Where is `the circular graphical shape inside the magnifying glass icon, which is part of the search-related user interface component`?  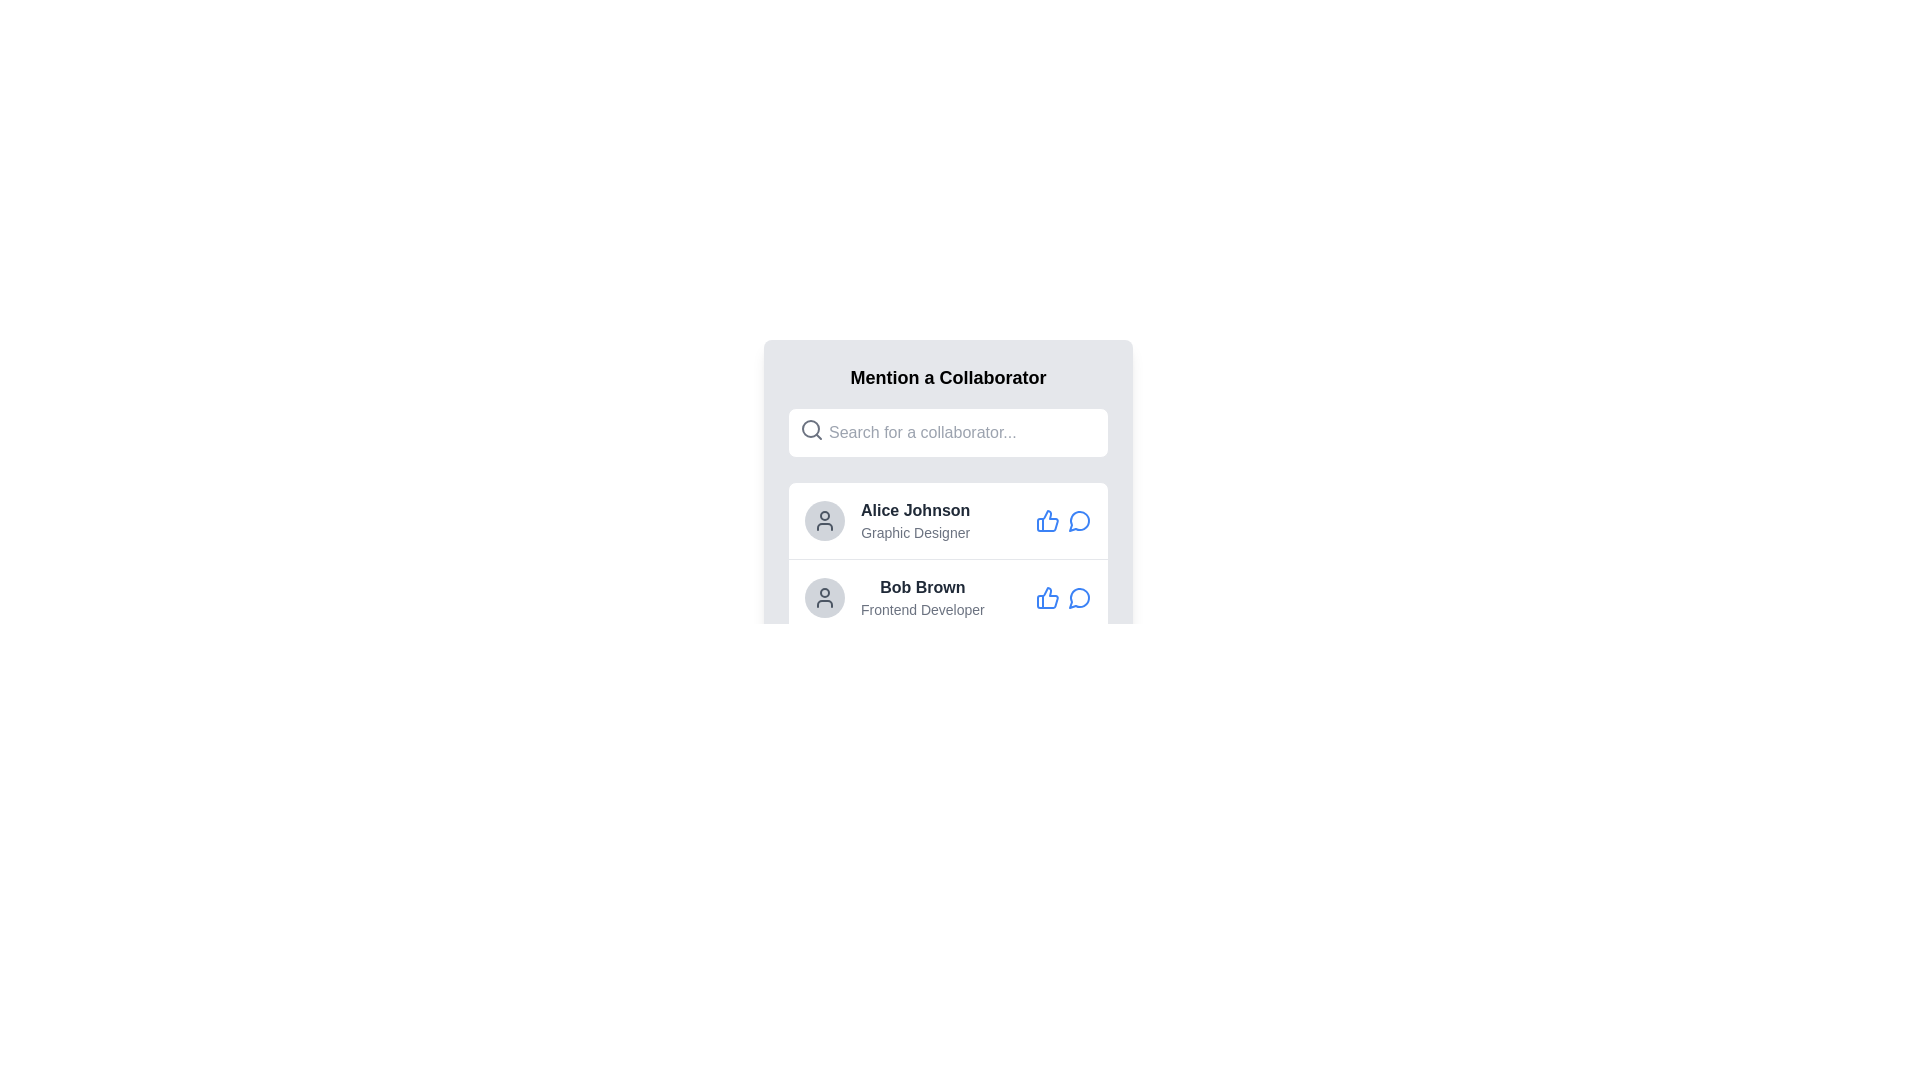
the circular graphical shape inside the magnifying glass icon, which is part of the search-related user interface component is located at coordinates (811, 427).